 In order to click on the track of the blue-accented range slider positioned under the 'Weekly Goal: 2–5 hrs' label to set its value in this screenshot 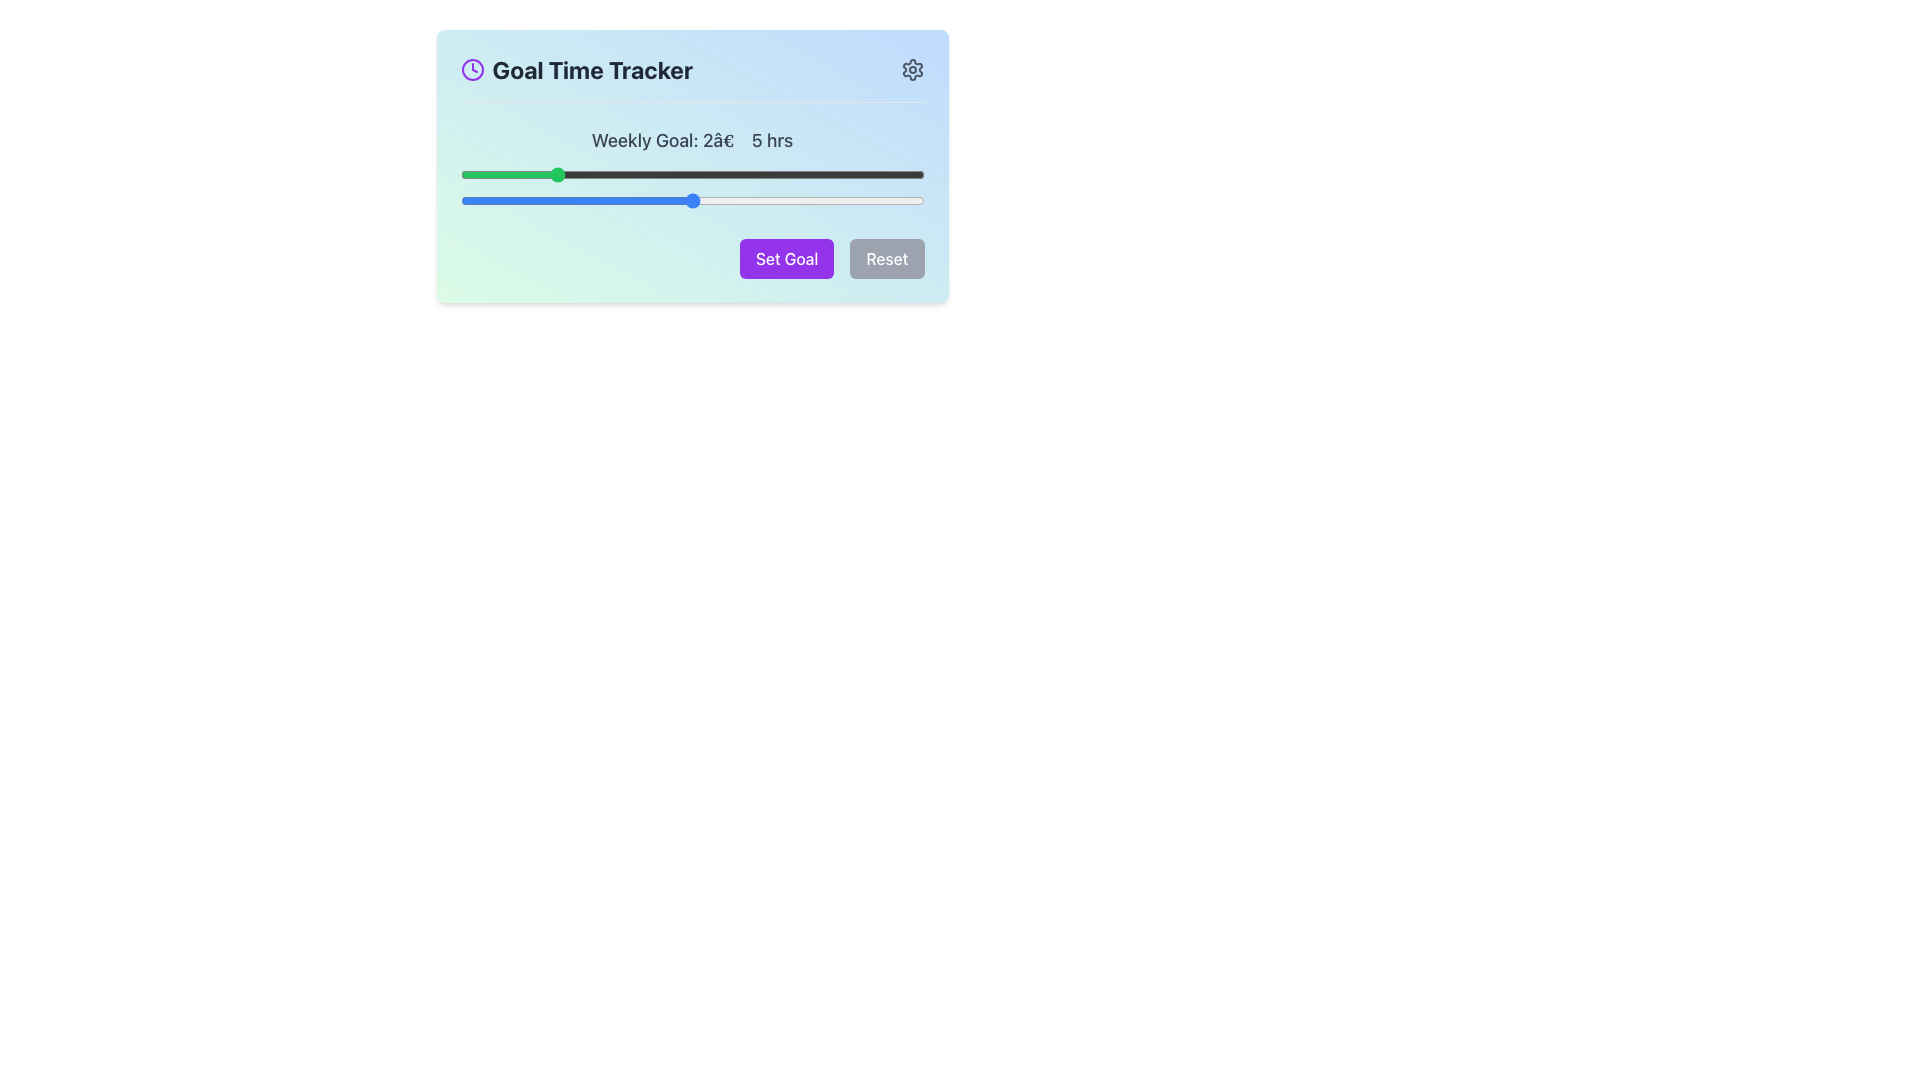, I will do `click(692, 200)`.